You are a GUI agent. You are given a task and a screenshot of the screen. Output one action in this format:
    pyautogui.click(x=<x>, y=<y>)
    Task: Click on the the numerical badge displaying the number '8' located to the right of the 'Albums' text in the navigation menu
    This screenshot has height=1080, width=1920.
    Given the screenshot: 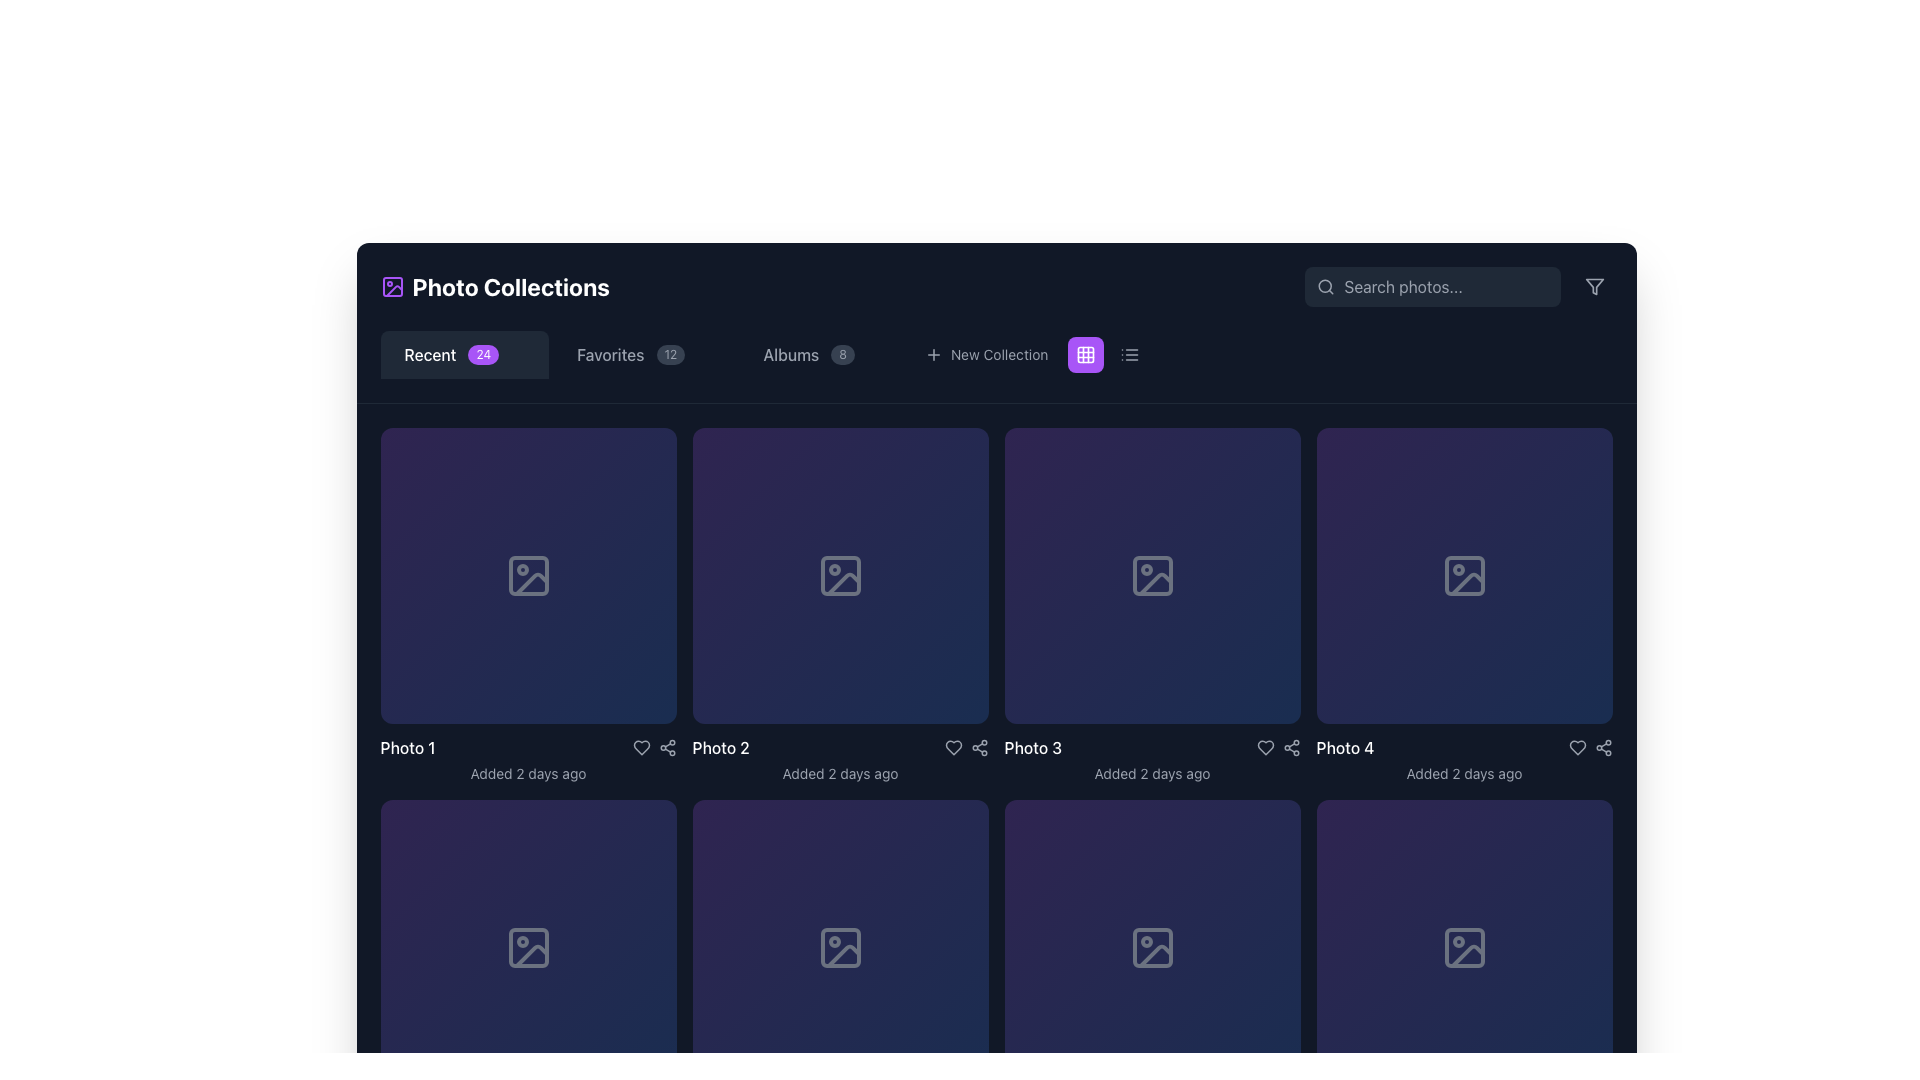 What is the action you would take?
    pyautogui.click(x=843, y=353)
    